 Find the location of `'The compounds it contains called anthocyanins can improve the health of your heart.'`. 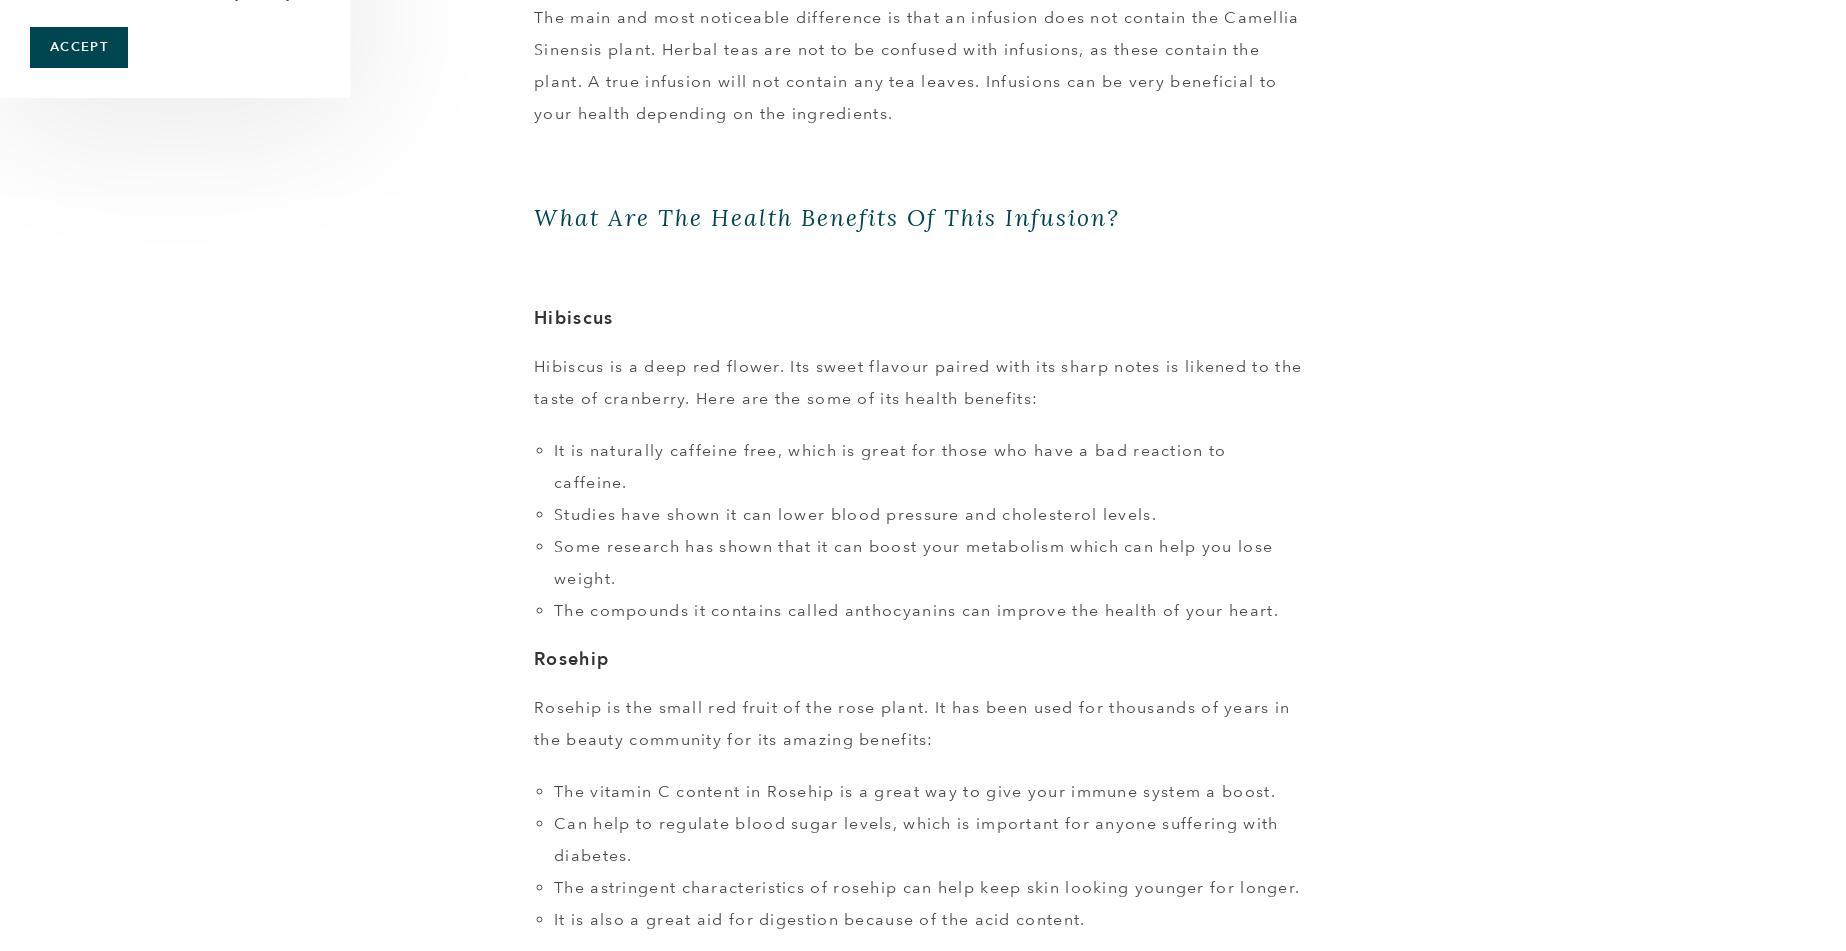

'The compounds it contains called anthocyanins can improve the health of your heart.' is located at coordinates (552, 608).